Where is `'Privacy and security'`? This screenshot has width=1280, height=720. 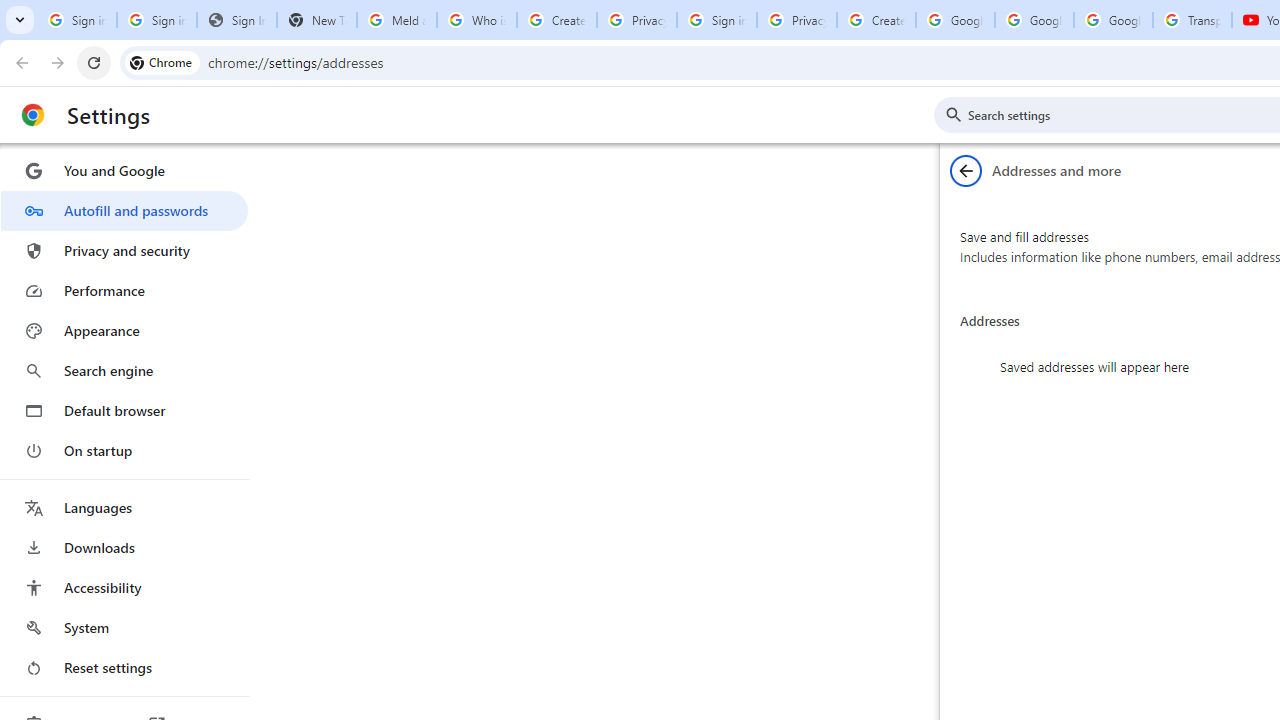 'Privacy and security' is located at coordinates (123, 249).